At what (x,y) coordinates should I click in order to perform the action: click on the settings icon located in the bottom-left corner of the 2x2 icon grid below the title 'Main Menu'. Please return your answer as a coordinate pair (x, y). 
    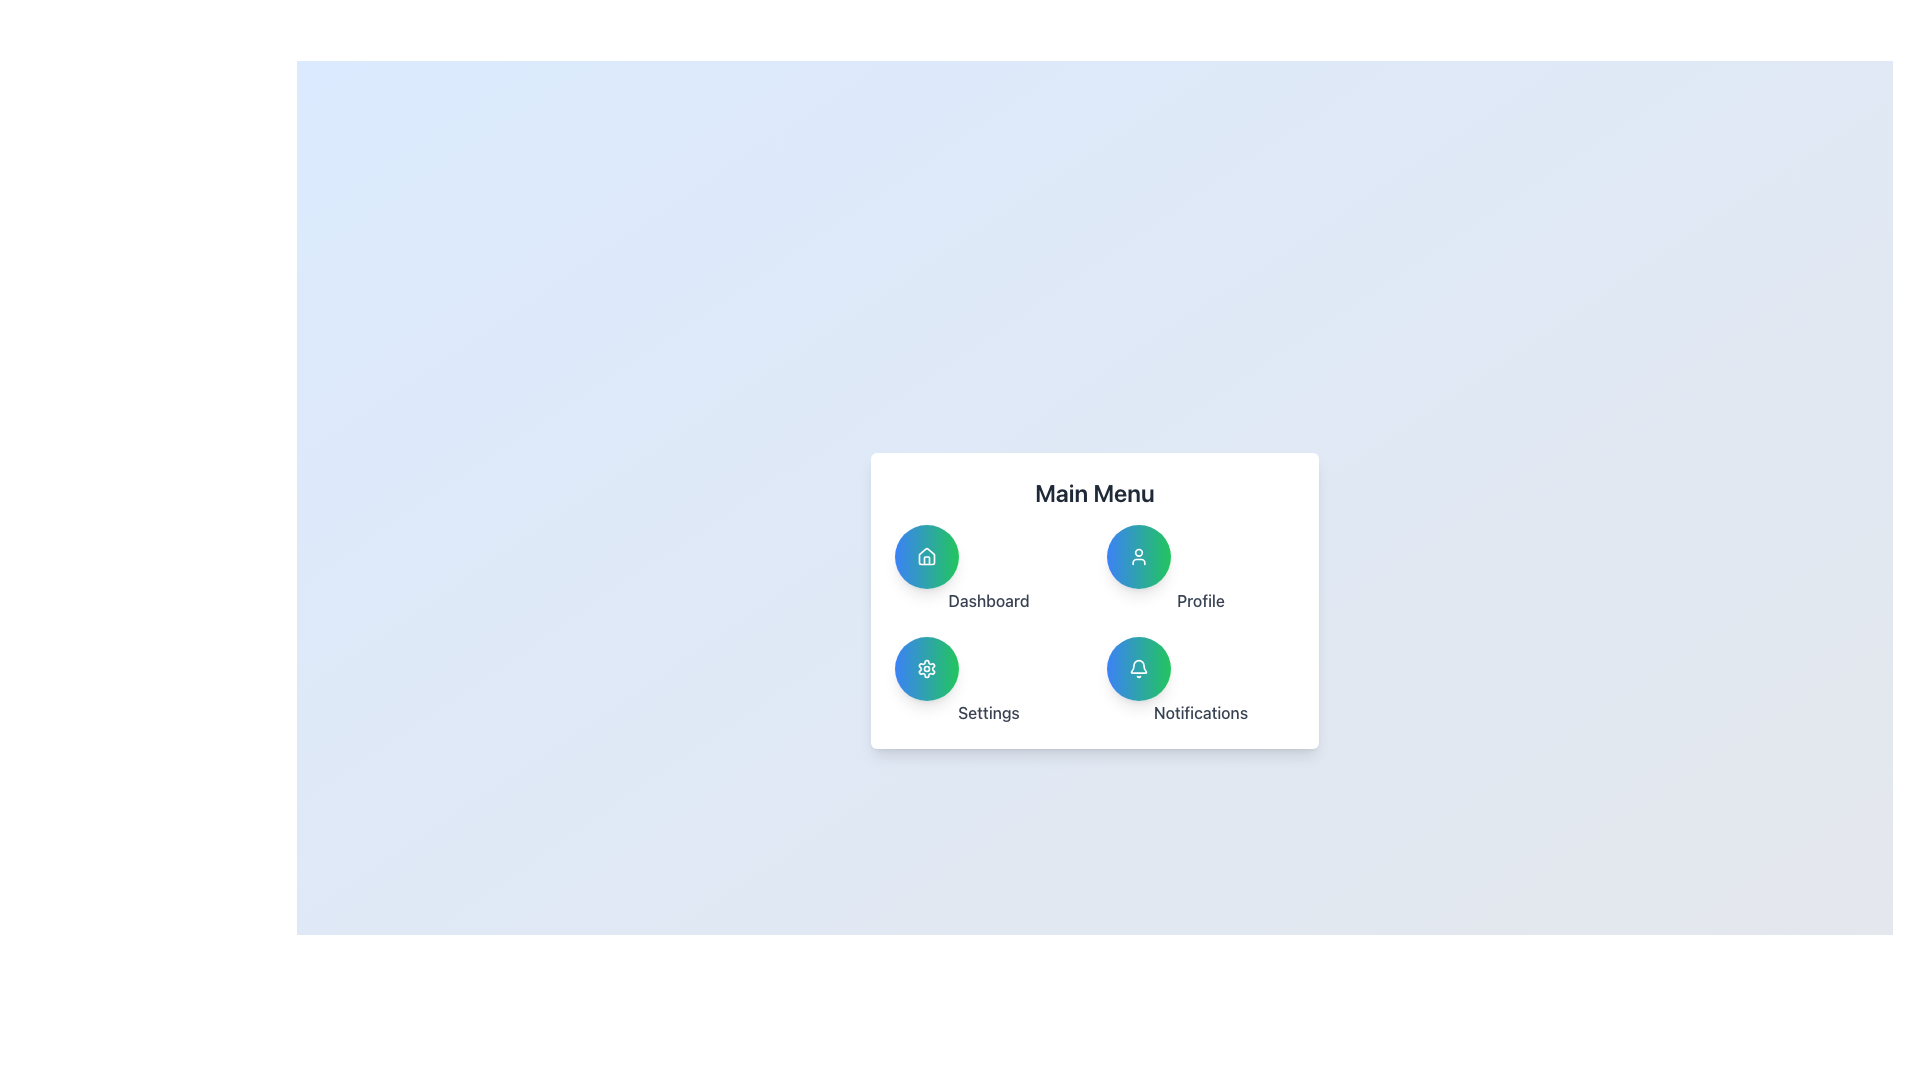
    Looking at the image, I should click on (925, 668).